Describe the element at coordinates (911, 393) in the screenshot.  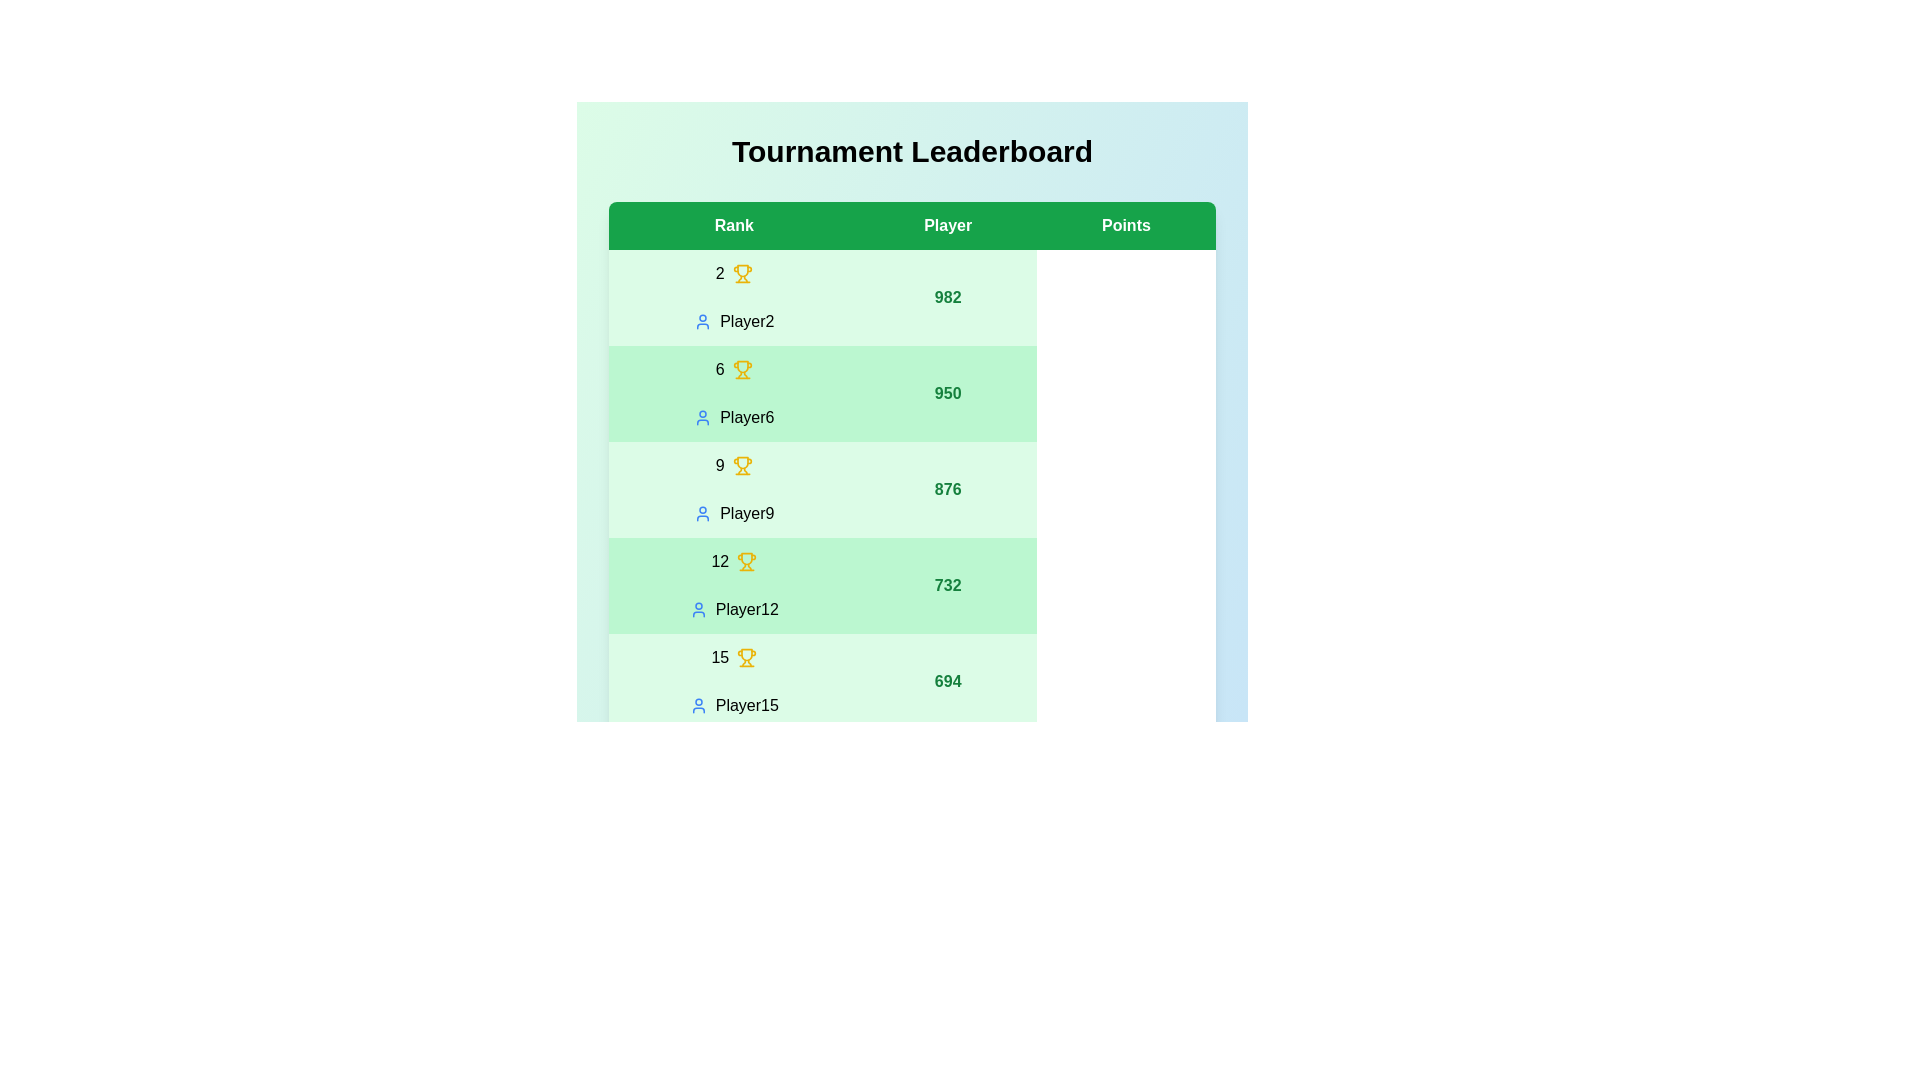
I see `the row corresponding to rank 6` at that location.